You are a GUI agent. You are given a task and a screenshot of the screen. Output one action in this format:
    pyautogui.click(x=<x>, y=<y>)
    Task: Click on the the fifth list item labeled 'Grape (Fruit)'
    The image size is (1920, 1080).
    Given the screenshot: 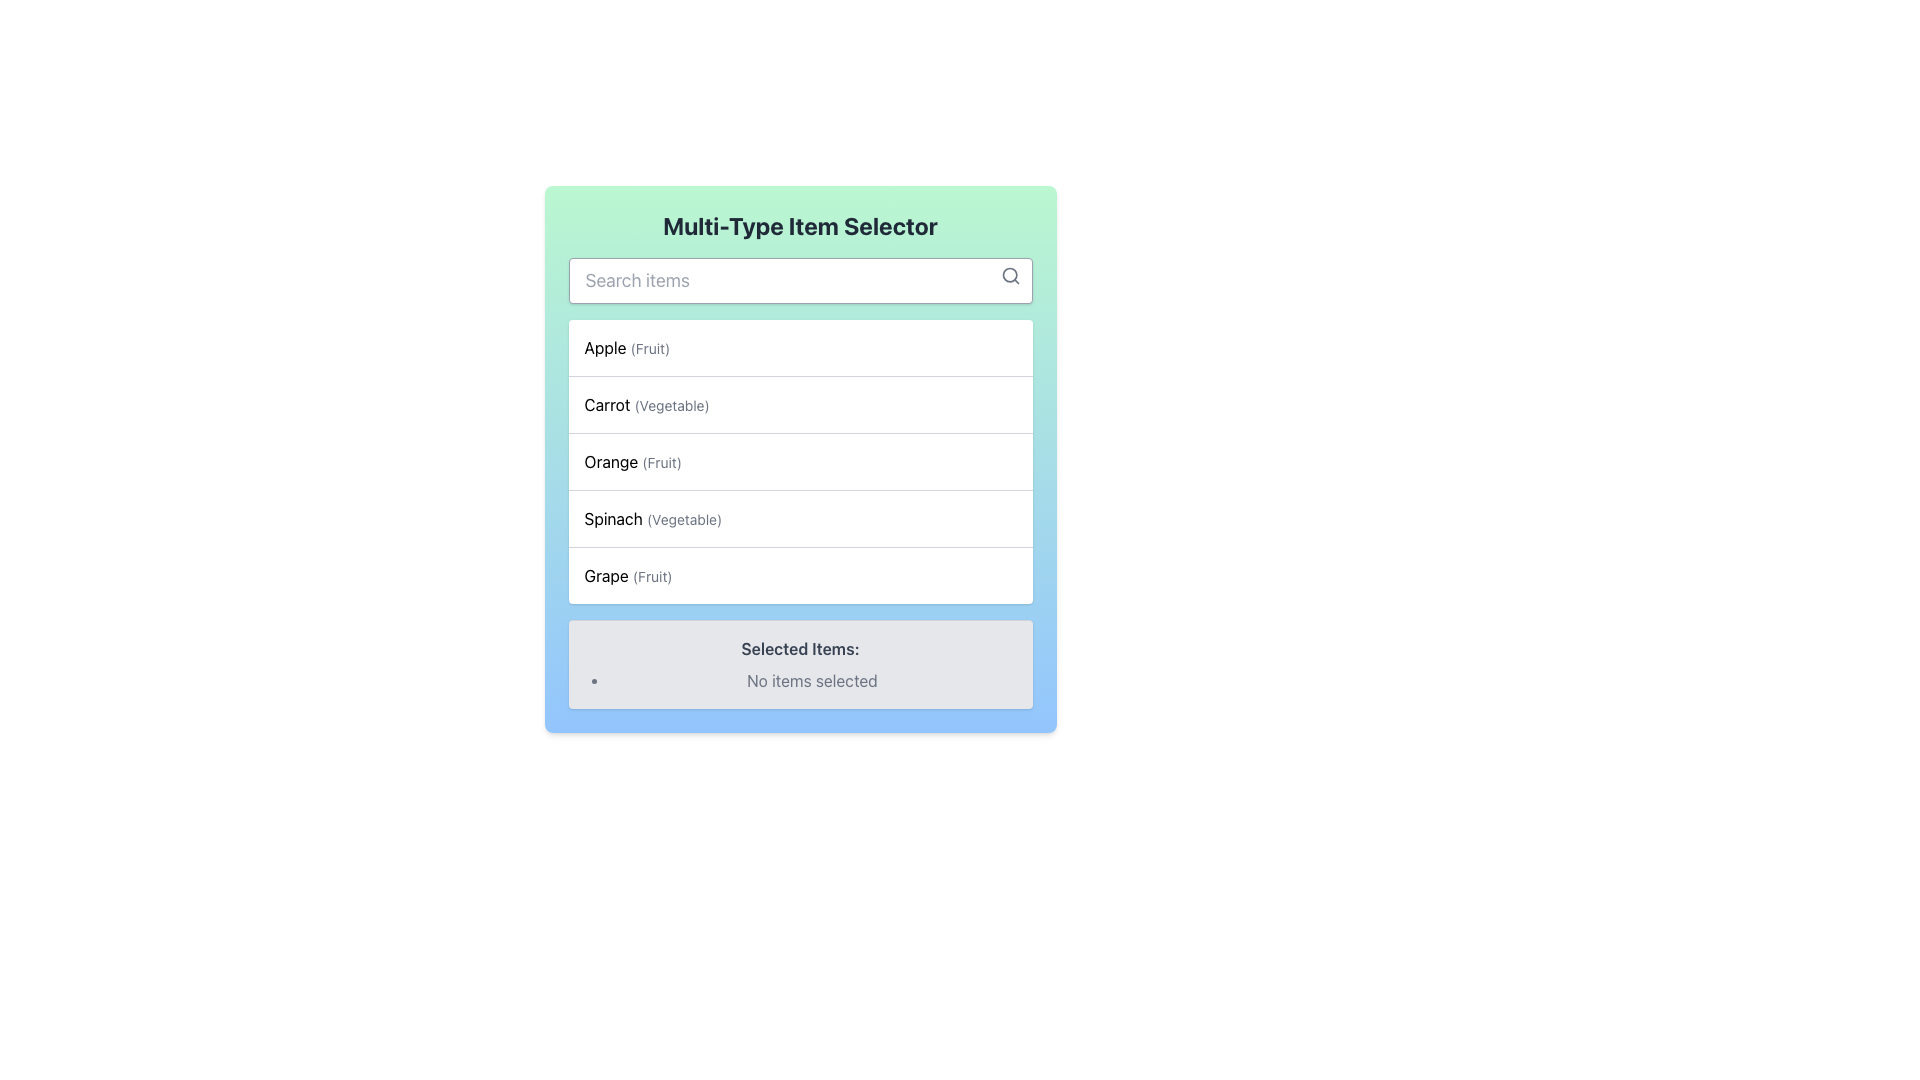 What is the action you would take?
    pyautogui.click(x=800, y=575)
    